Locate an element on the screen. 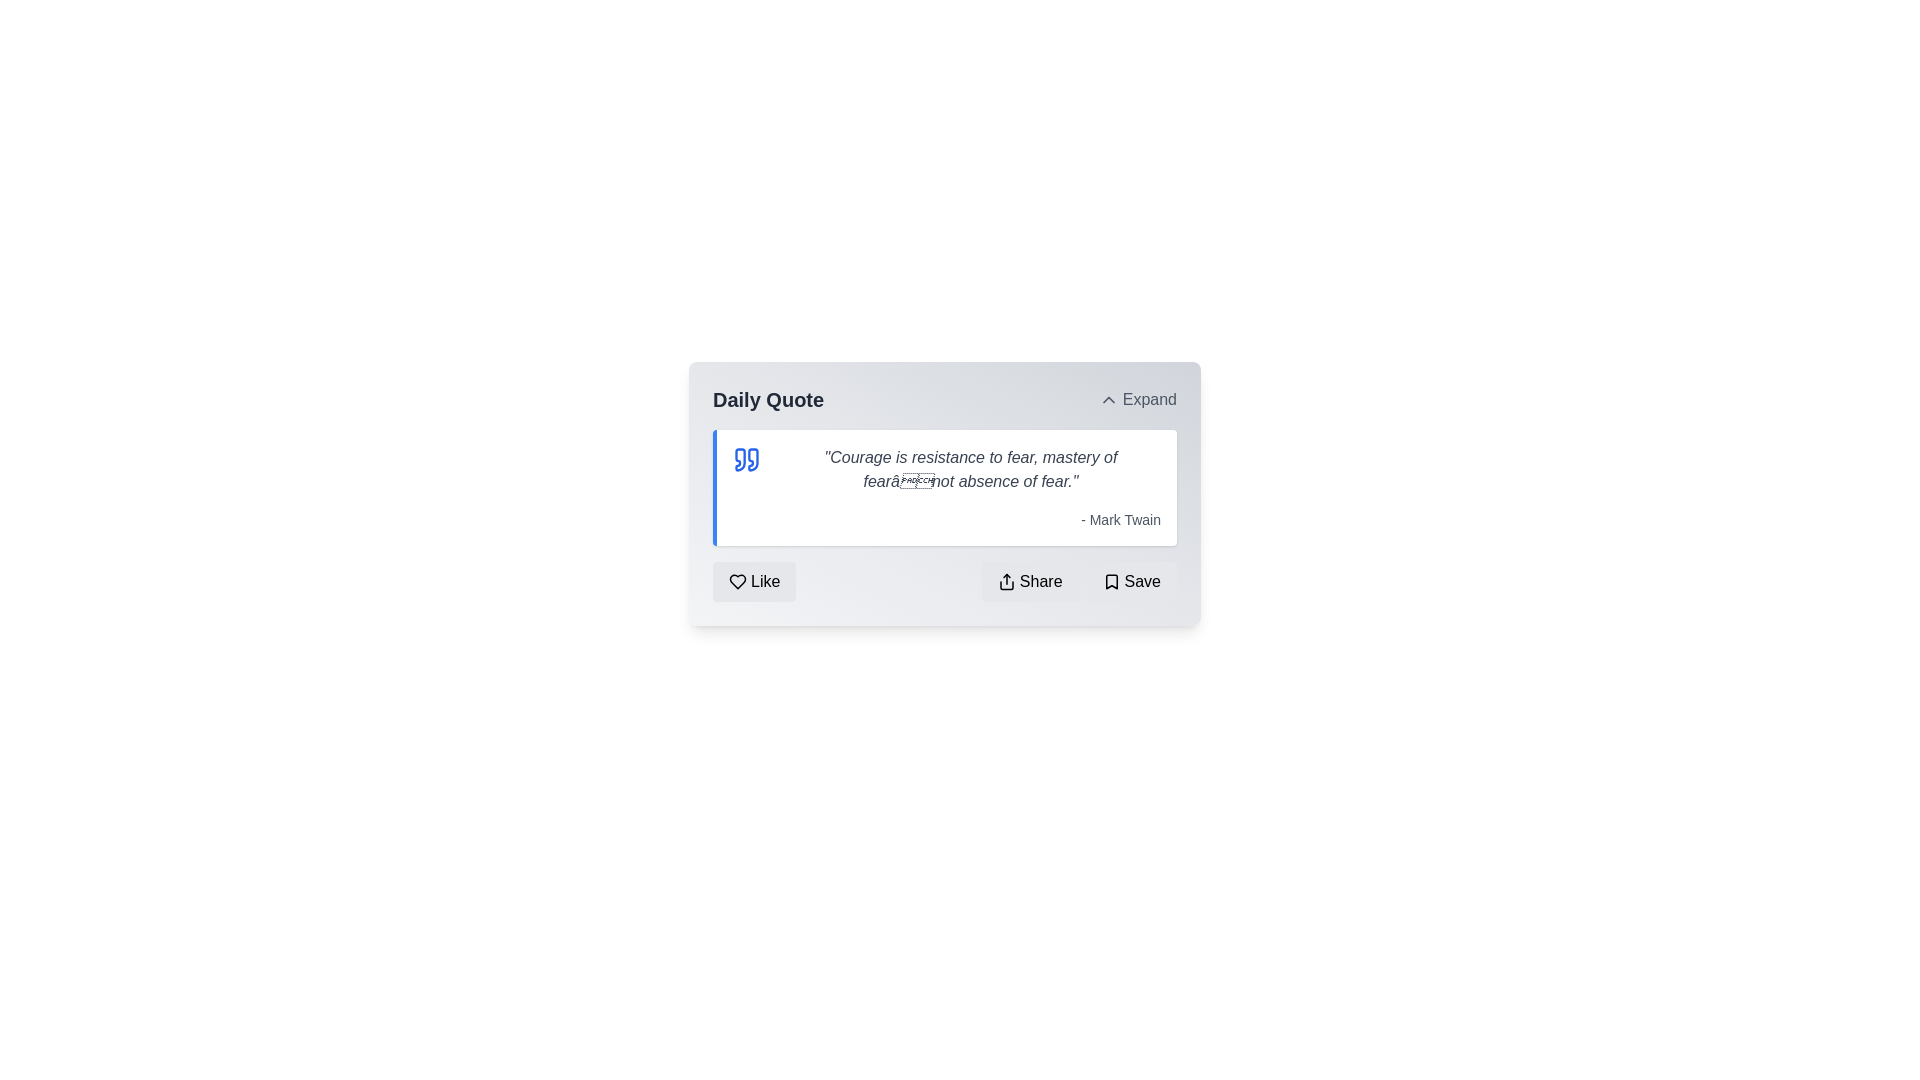  the bookmark icon located at the bottom-right corner of the card interface is located at coordinates (1110, 582).